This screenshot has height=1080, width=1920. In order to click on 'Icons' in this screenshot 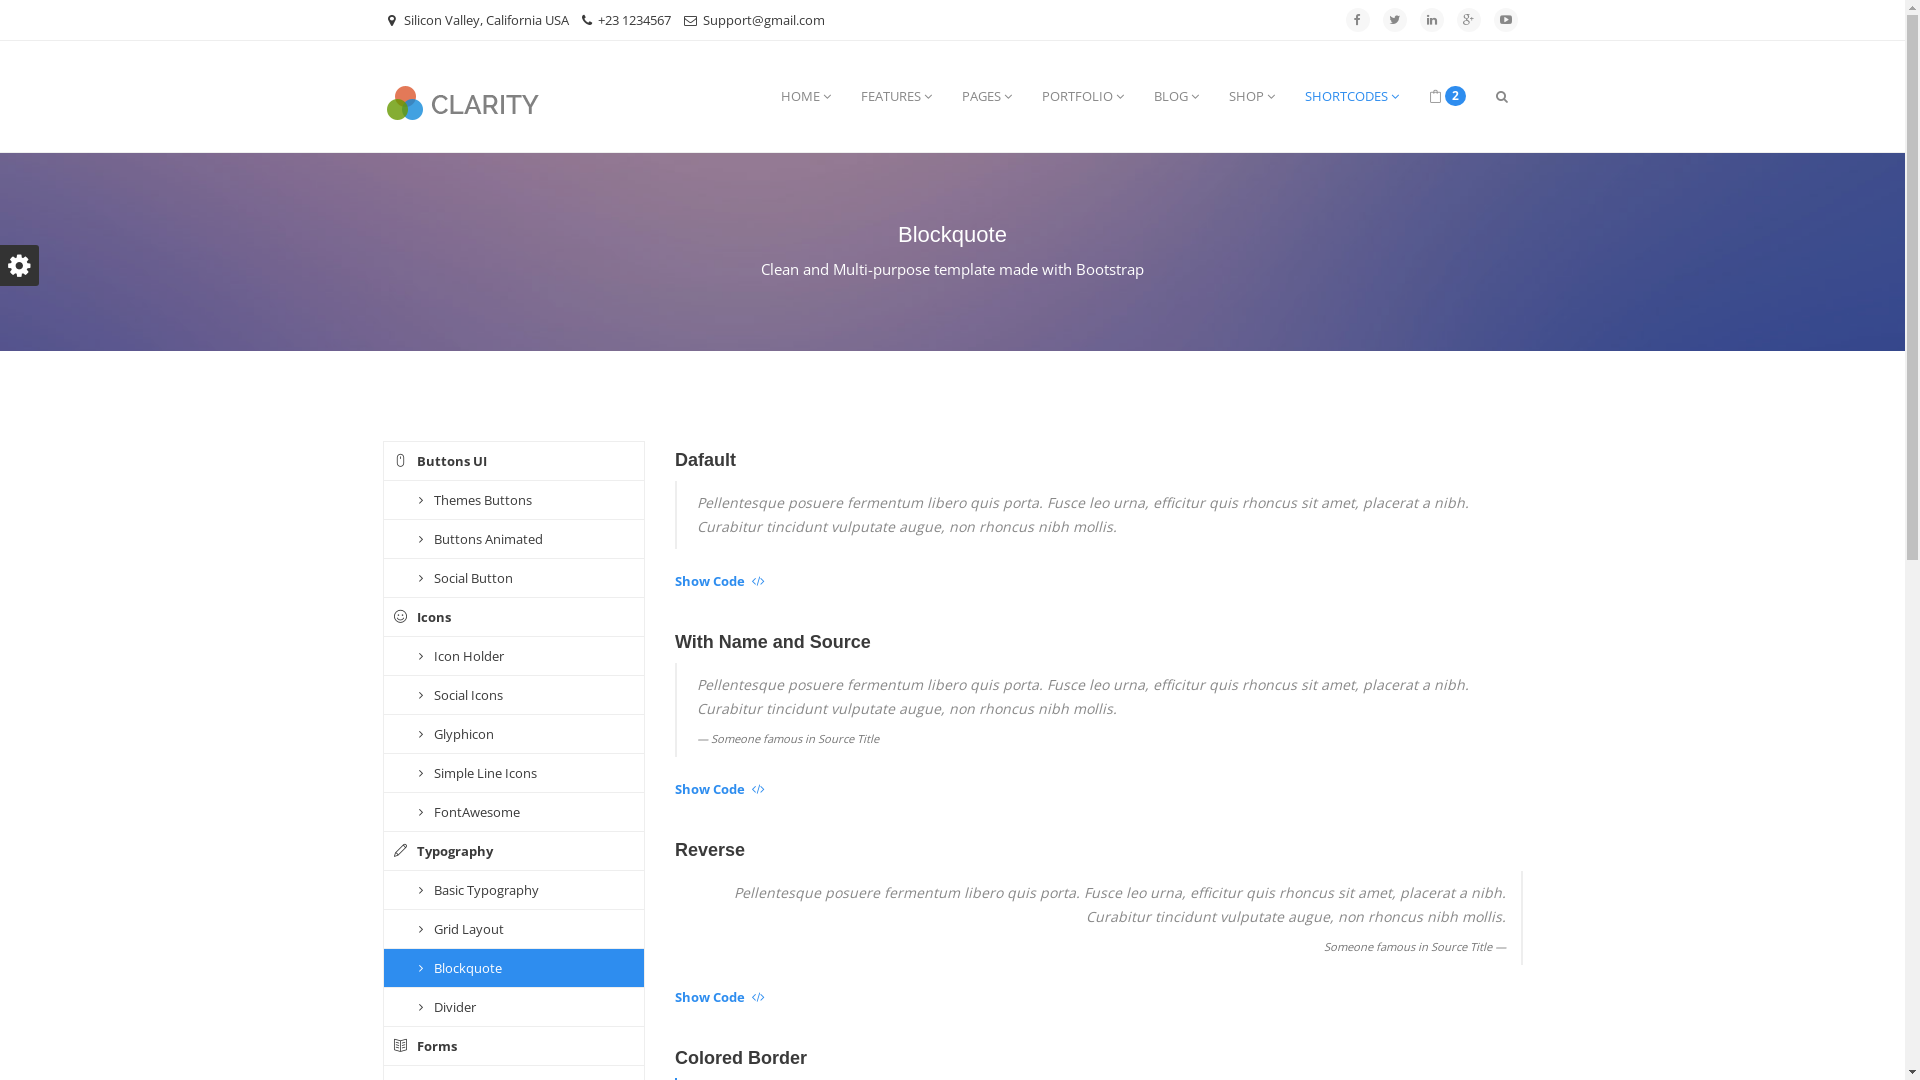, I will do `click(514, 616)`.